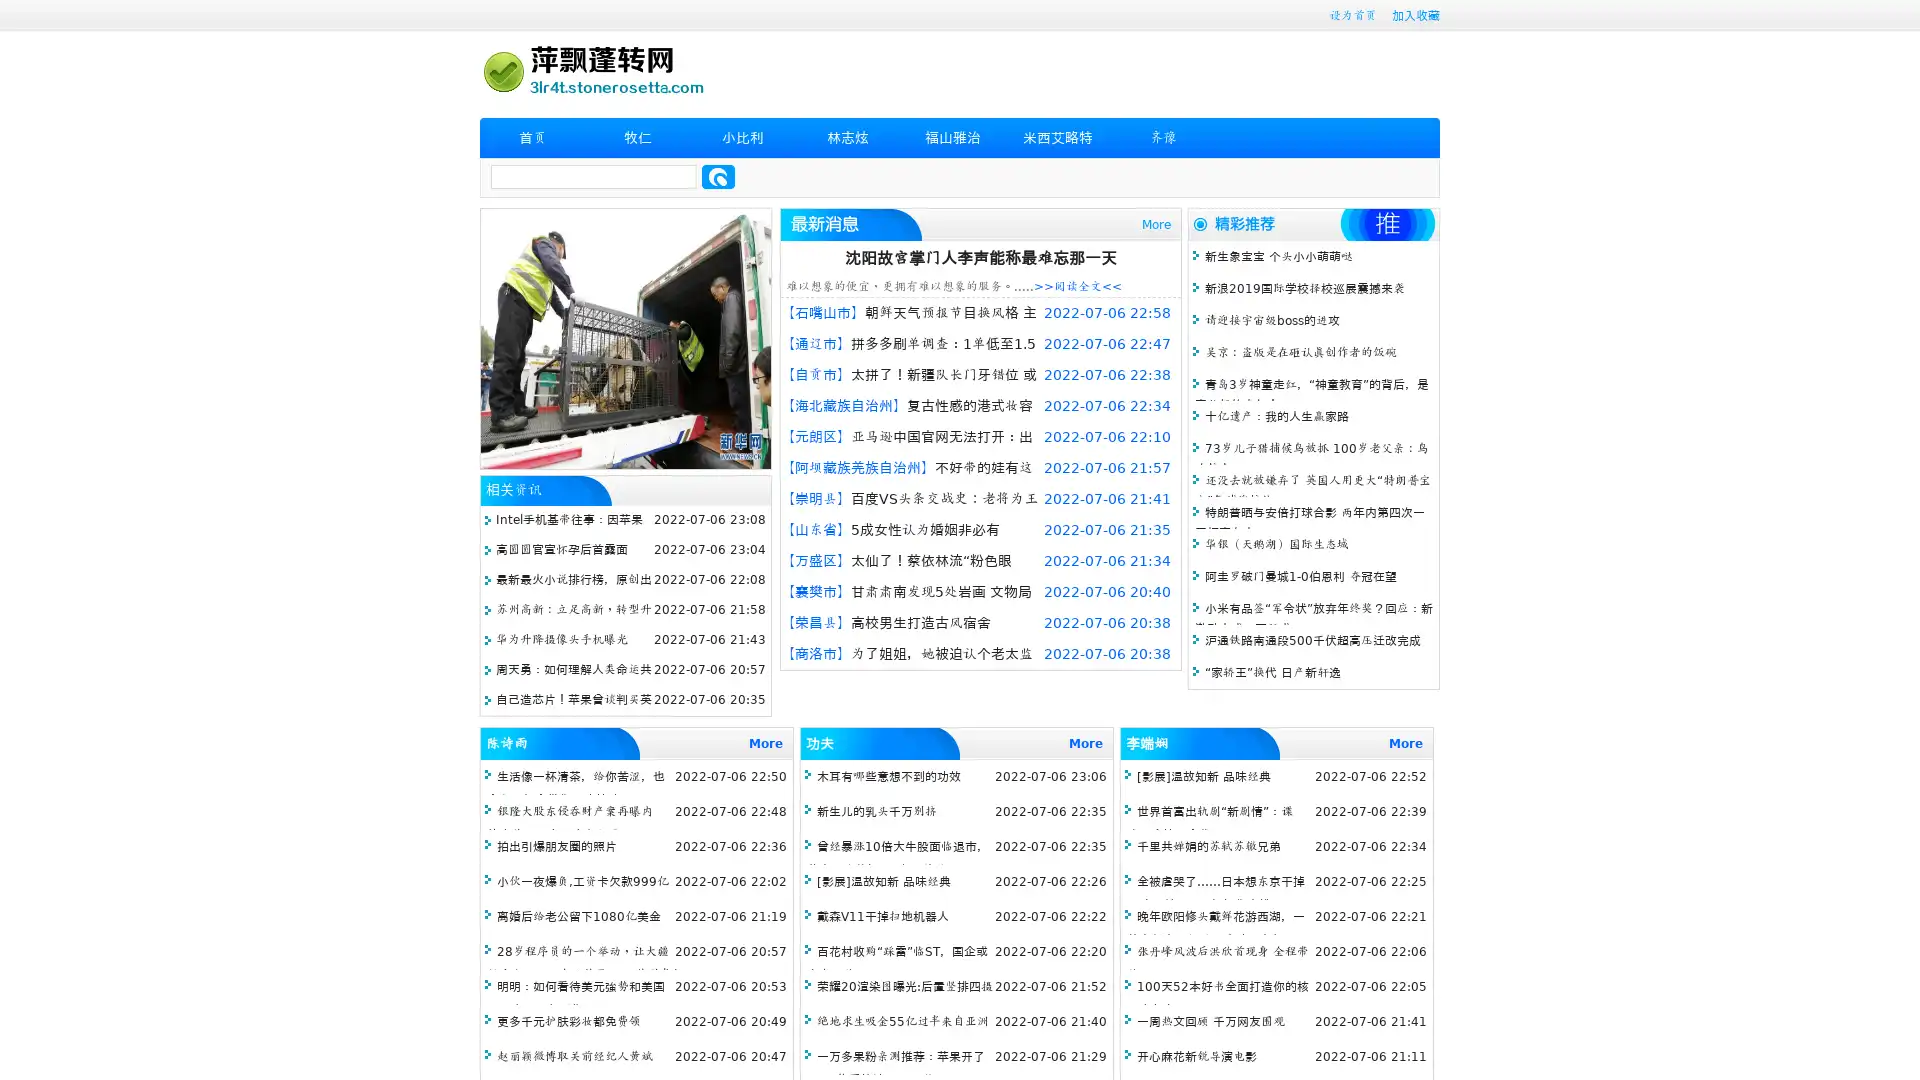 This screenshot has width=1920, height=1080. Describe the element at coordinates (718, 176) in the screenshot. I see `Search` at that location.